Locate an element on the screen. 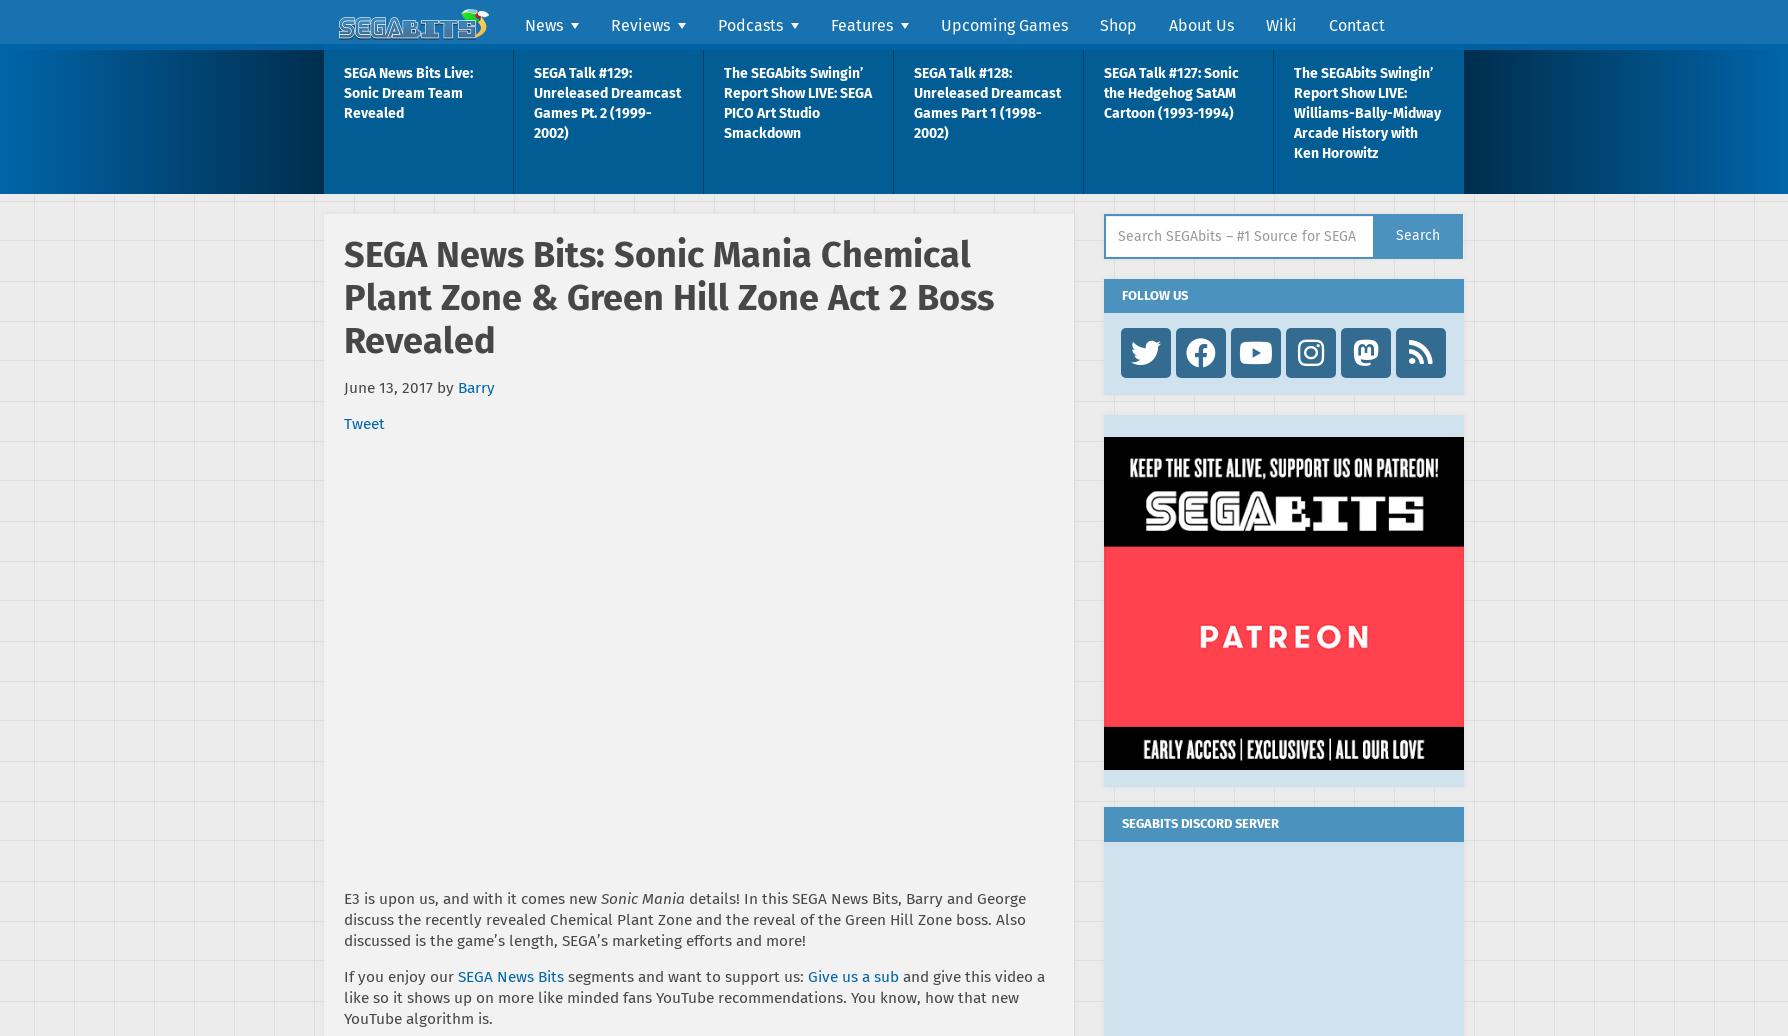 The image size is (1788, 1036). 'Search' is located at coordinates (1418, 235).